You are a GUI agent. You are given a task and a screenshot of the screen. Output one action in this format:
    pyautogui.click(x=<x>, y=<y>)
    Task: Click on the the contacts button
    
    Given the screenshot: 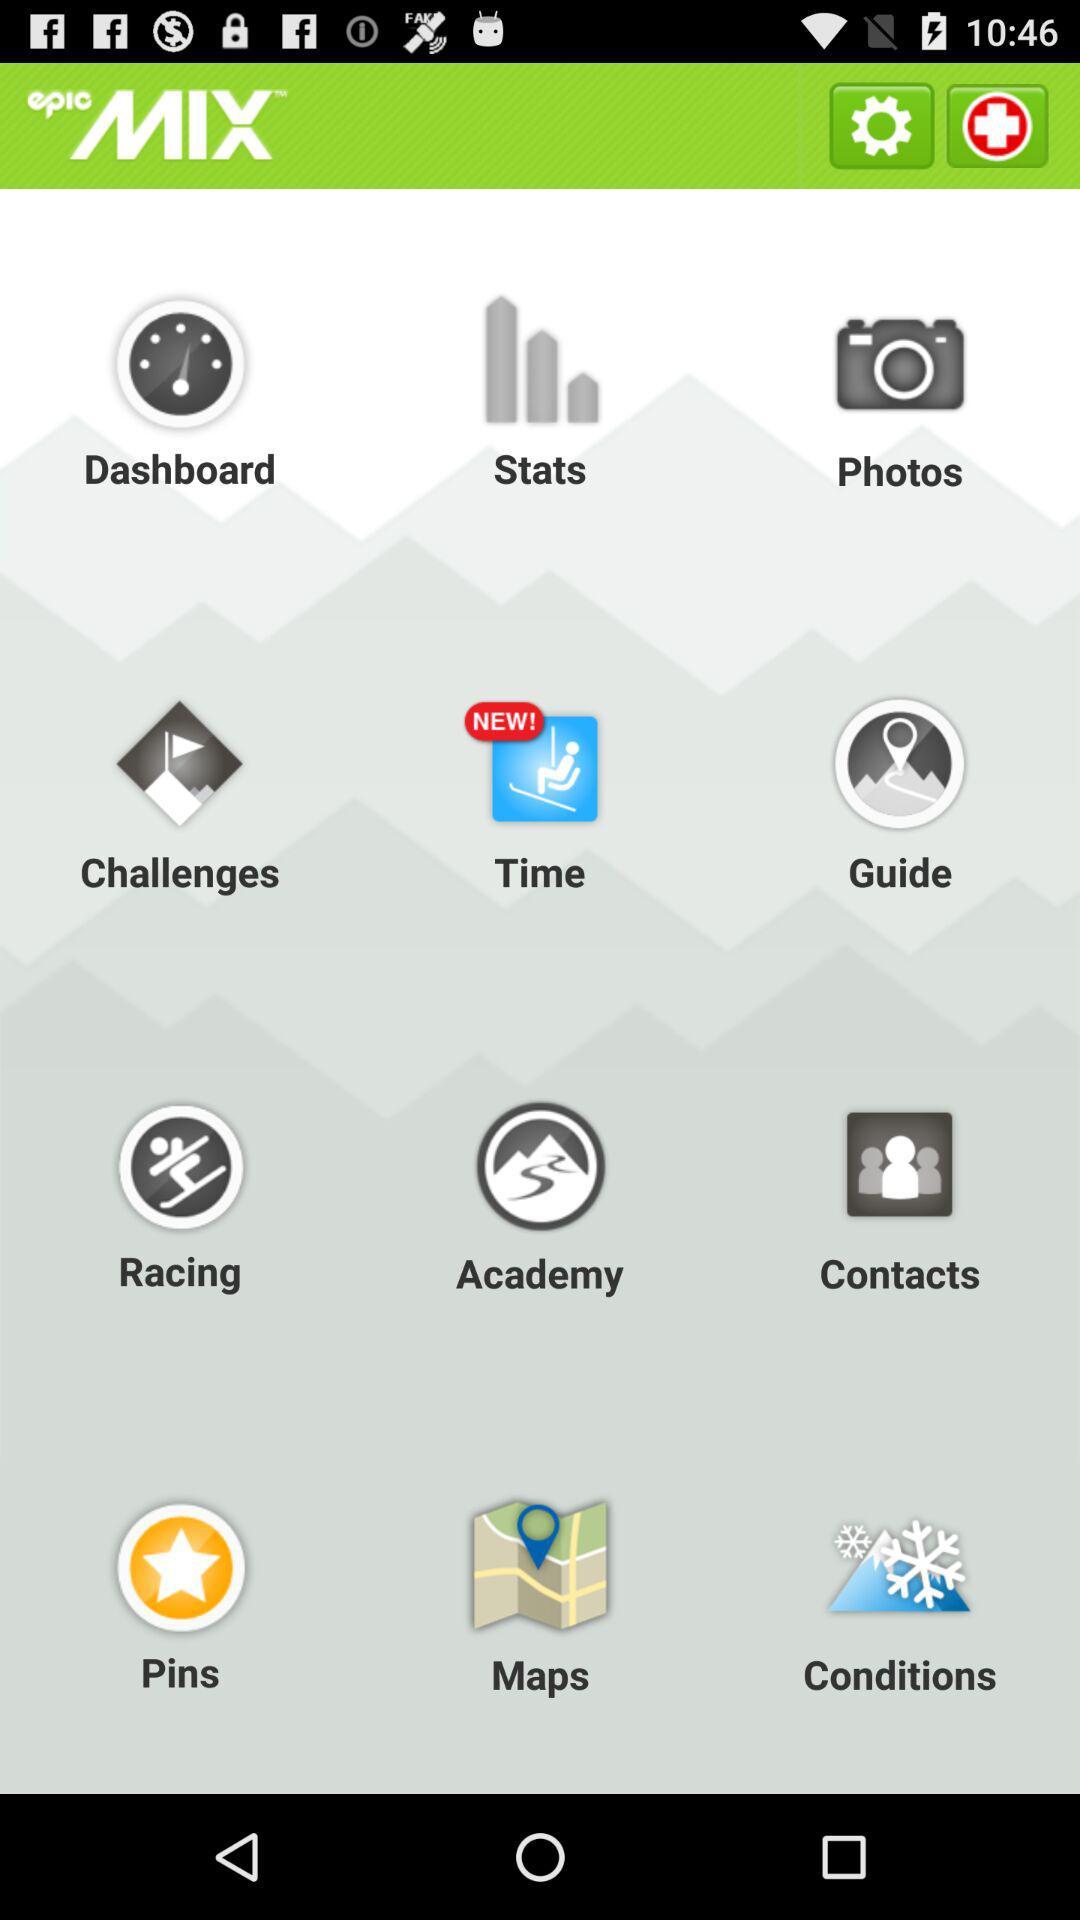 What is the action you would take?
    pyautogui.click(x=898, y=1191)
    